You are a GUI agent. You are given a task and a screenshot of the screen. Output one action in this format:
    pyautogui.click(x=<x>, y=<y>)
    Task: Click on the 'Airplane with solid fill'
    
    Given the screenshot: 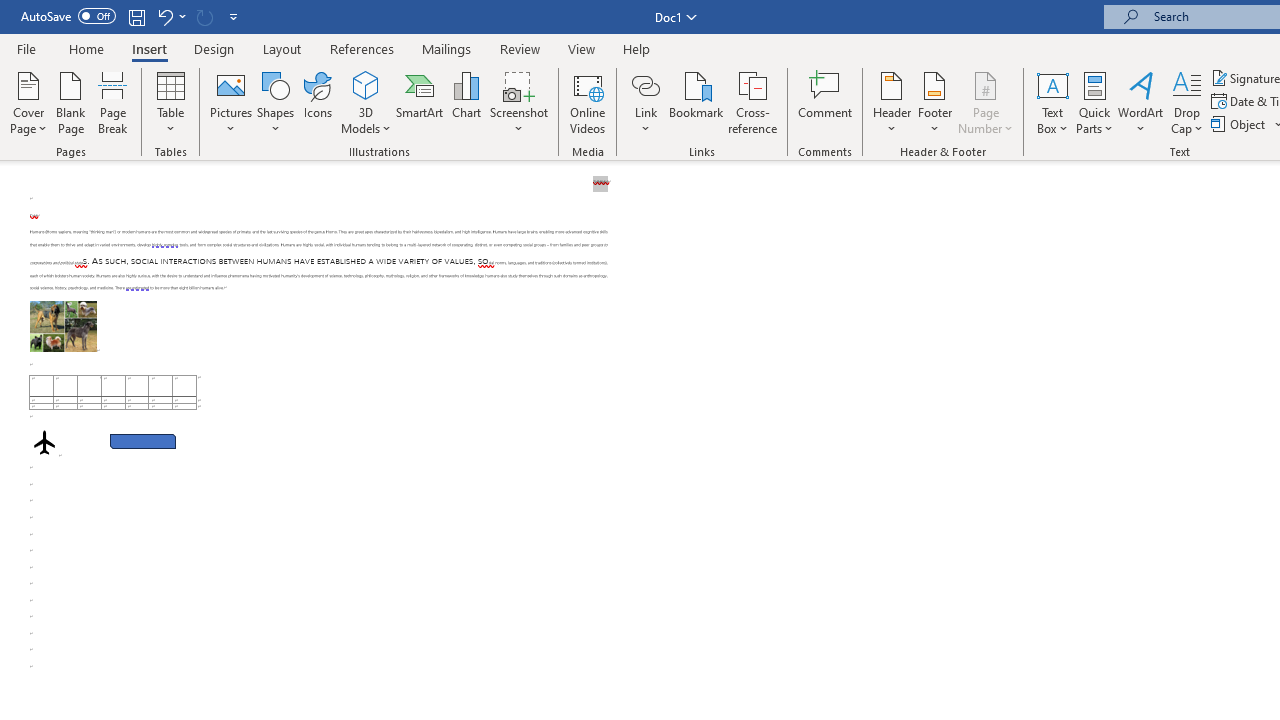 What is the action you would take?
    pyautogui.click(x=44, y=441)
    